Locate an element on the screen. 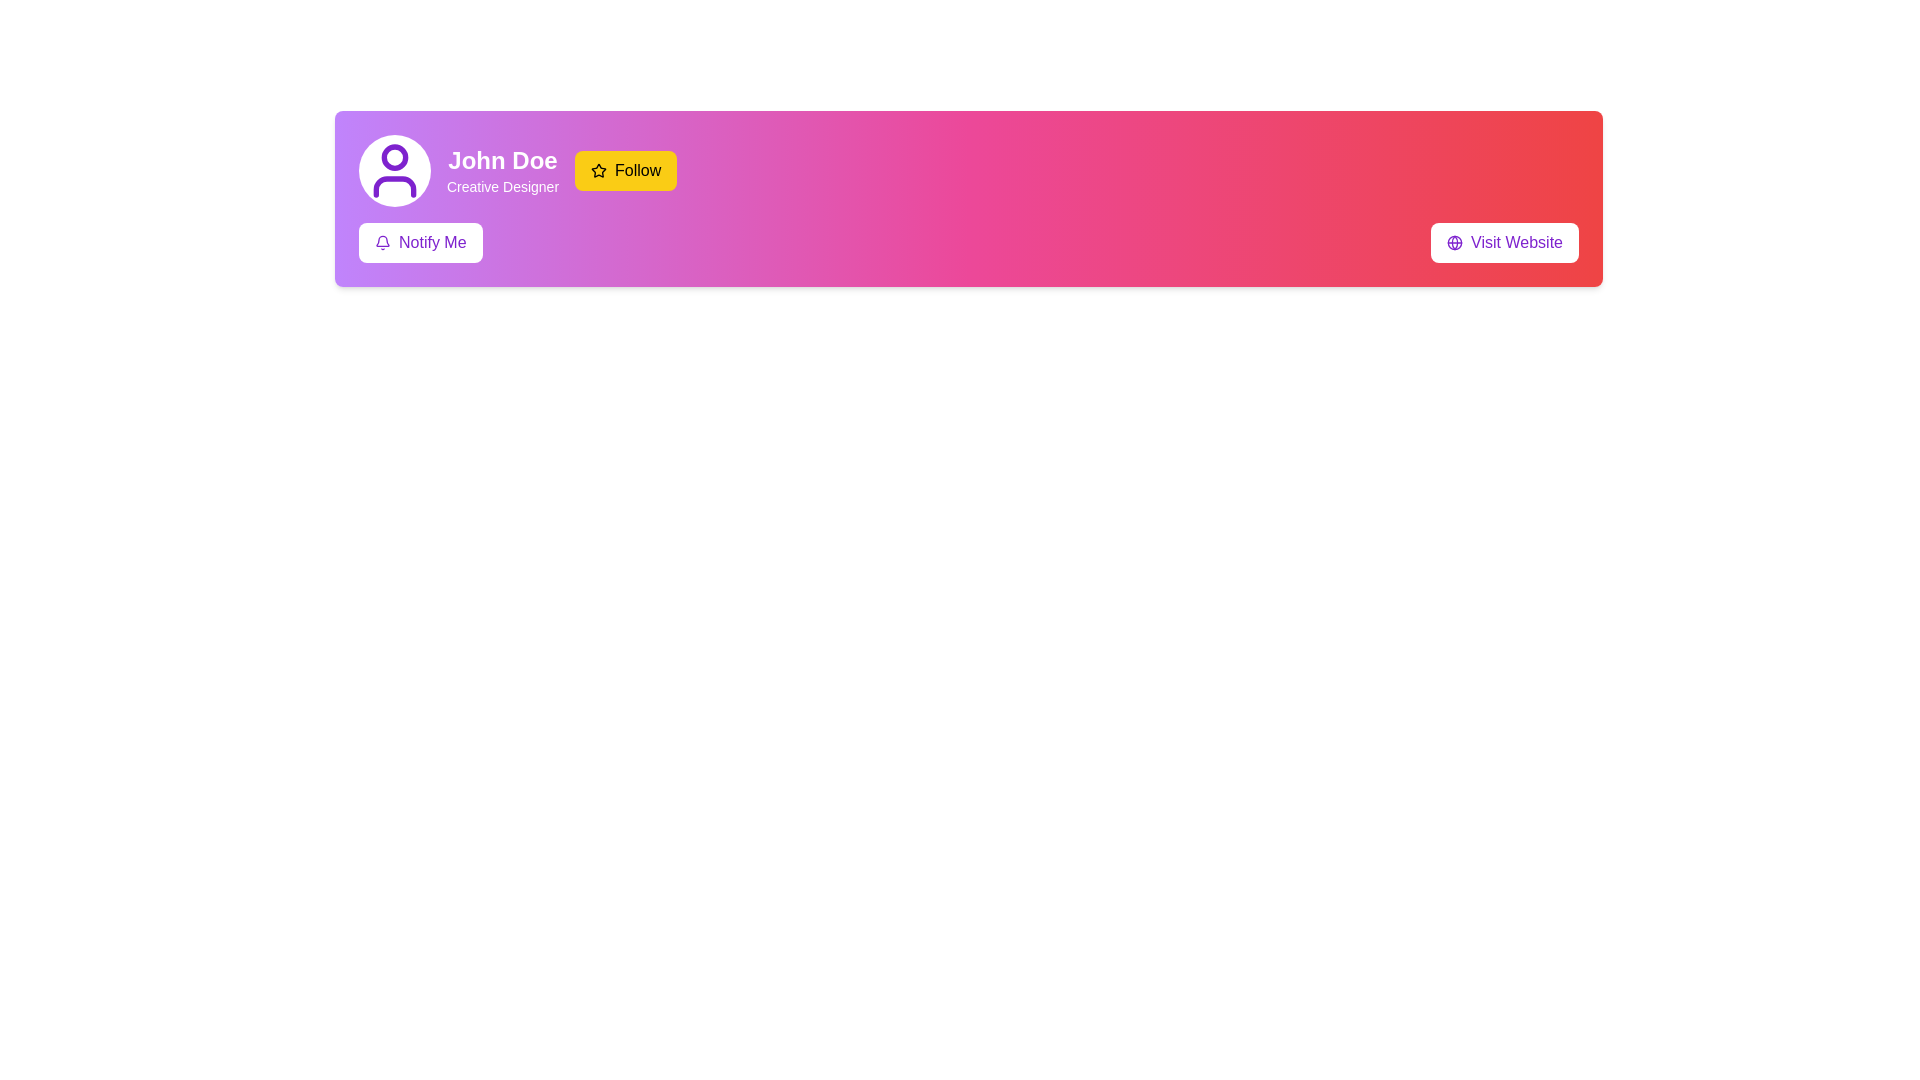 Image resolution: width=1920 pixels, height=1080 pixels. the distinct purple circular graphical element that serves as the centerpiece of the SVG user icon, located in the left side of the interface is located at coordinates (394, 156).